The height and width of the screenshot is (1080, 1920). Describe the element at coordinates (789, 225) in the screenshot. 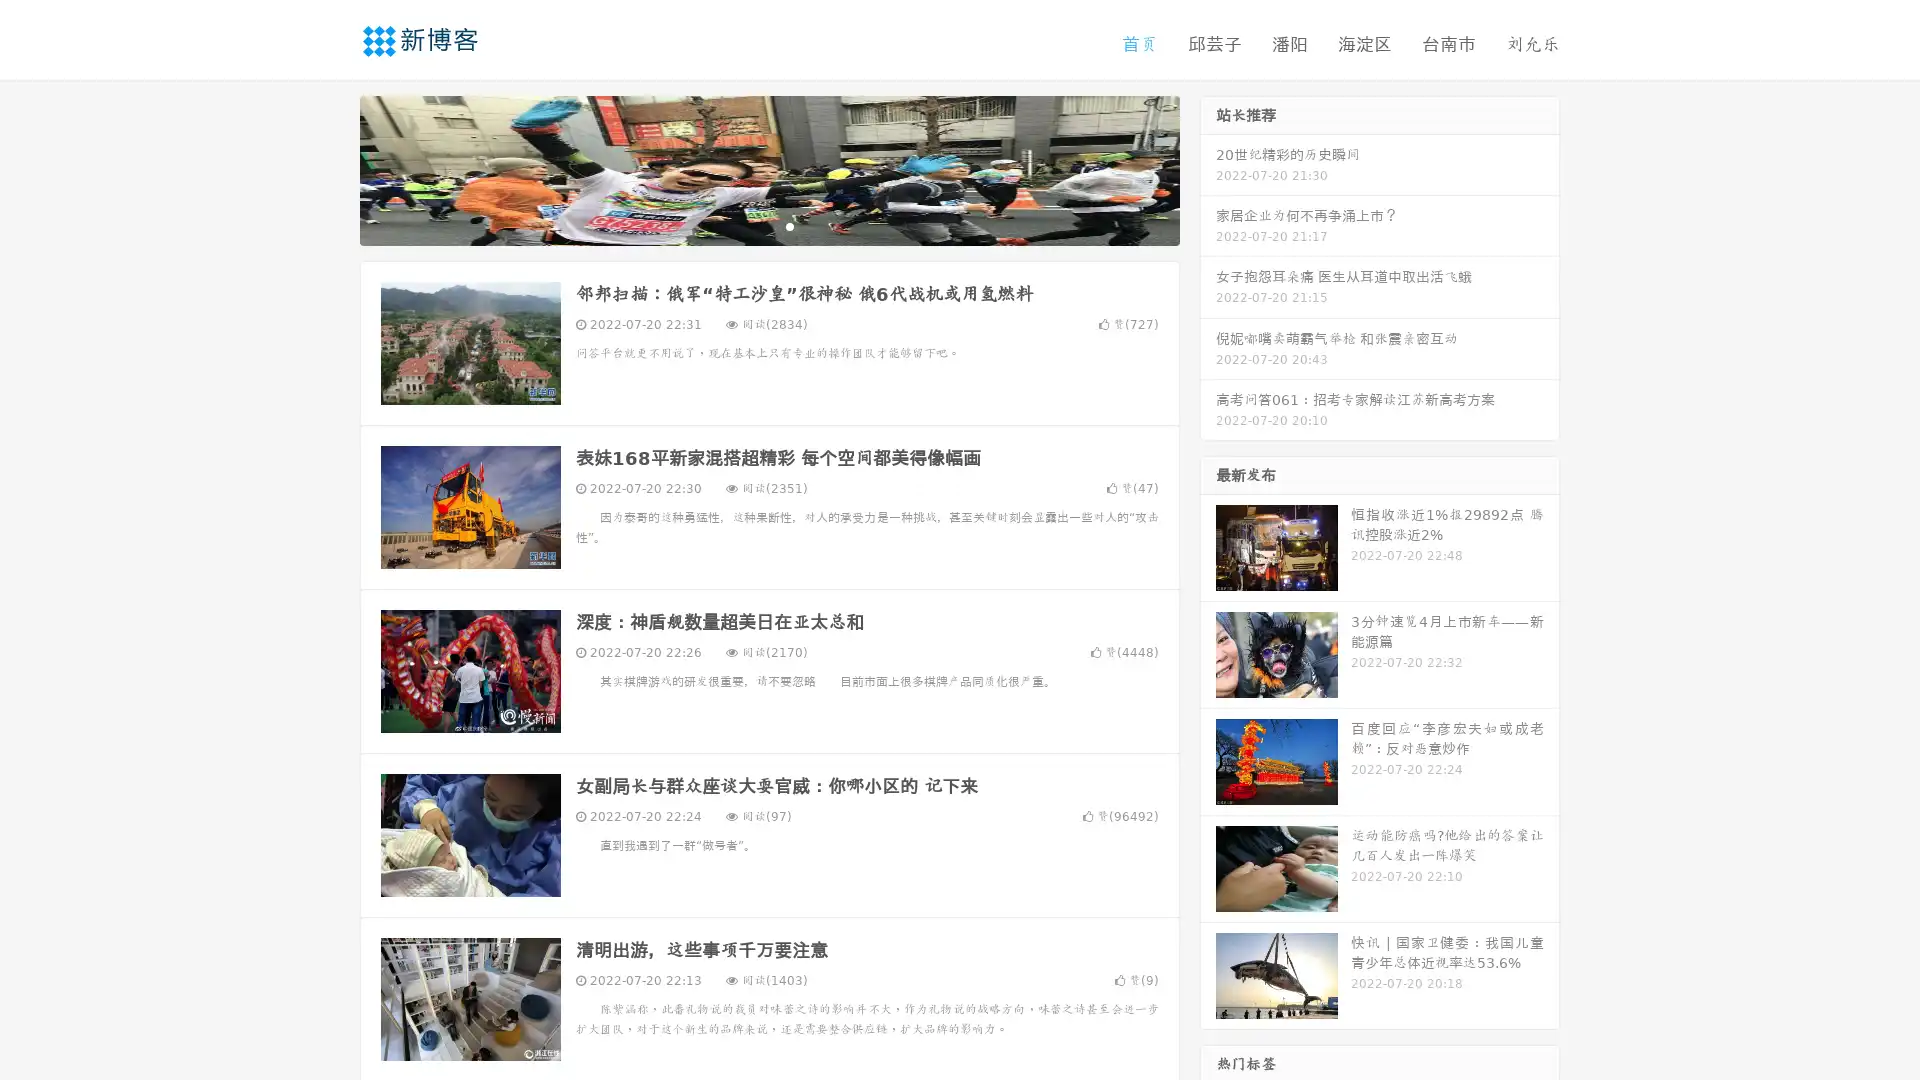

I see `Go to slide 3` at that location.